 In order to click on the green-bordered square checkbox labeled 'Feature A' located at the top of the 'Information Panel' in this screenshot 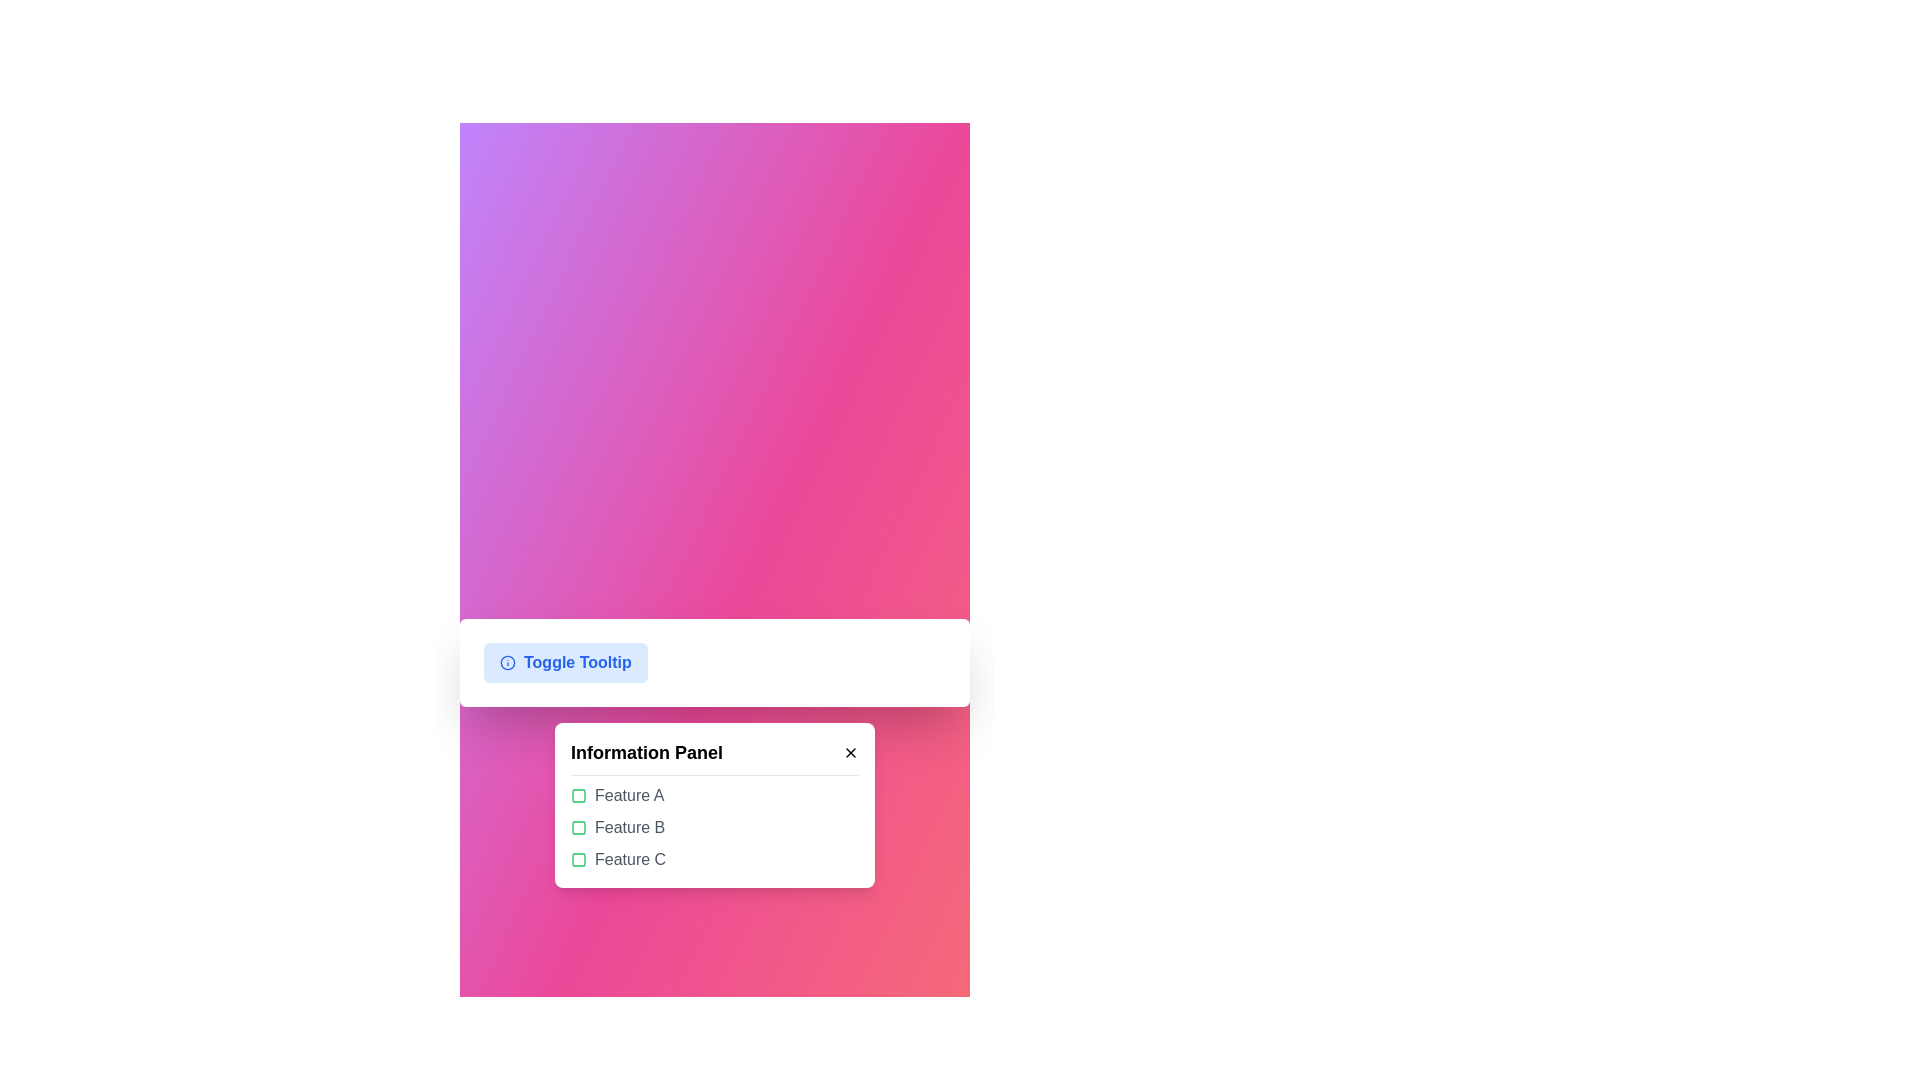, I will do `click(715, 794)`.